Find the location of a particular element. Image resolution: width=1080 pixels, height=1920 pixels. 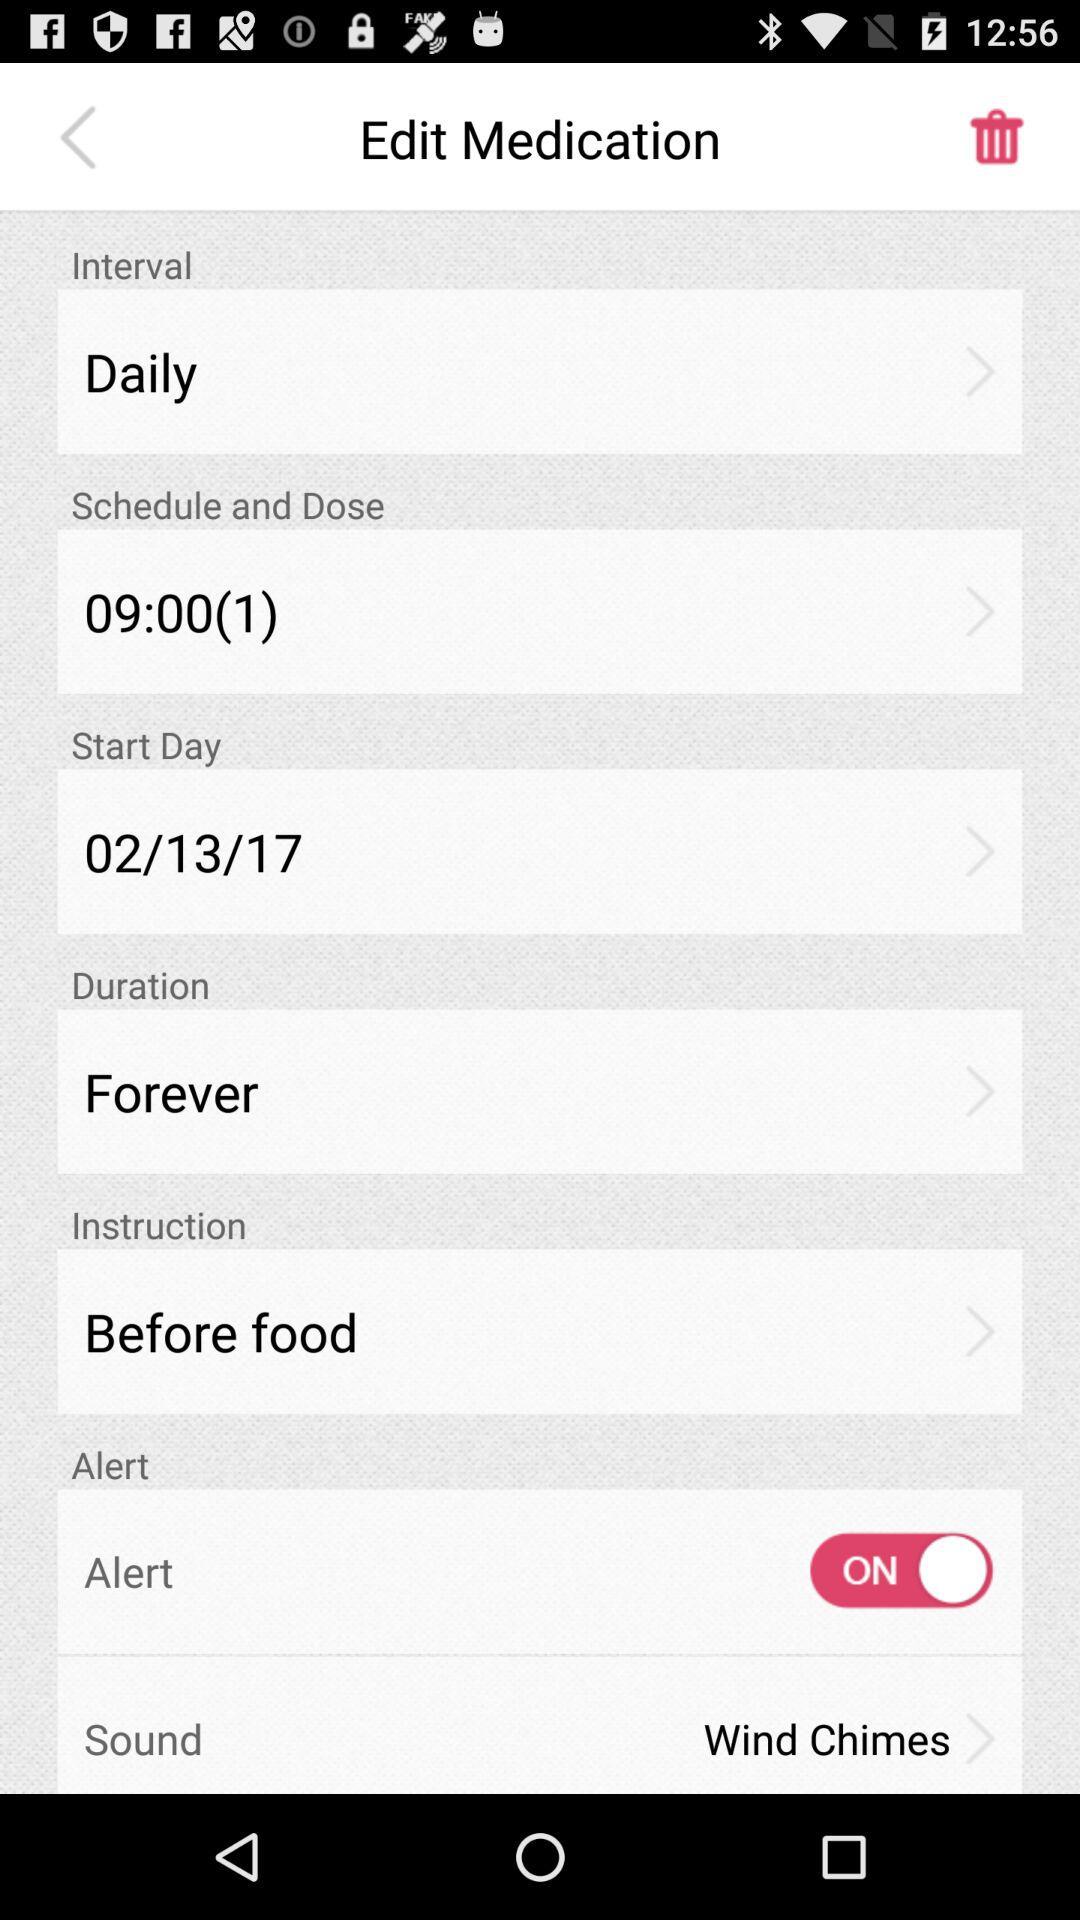

the delete icon is located at coordinates (996, 147).